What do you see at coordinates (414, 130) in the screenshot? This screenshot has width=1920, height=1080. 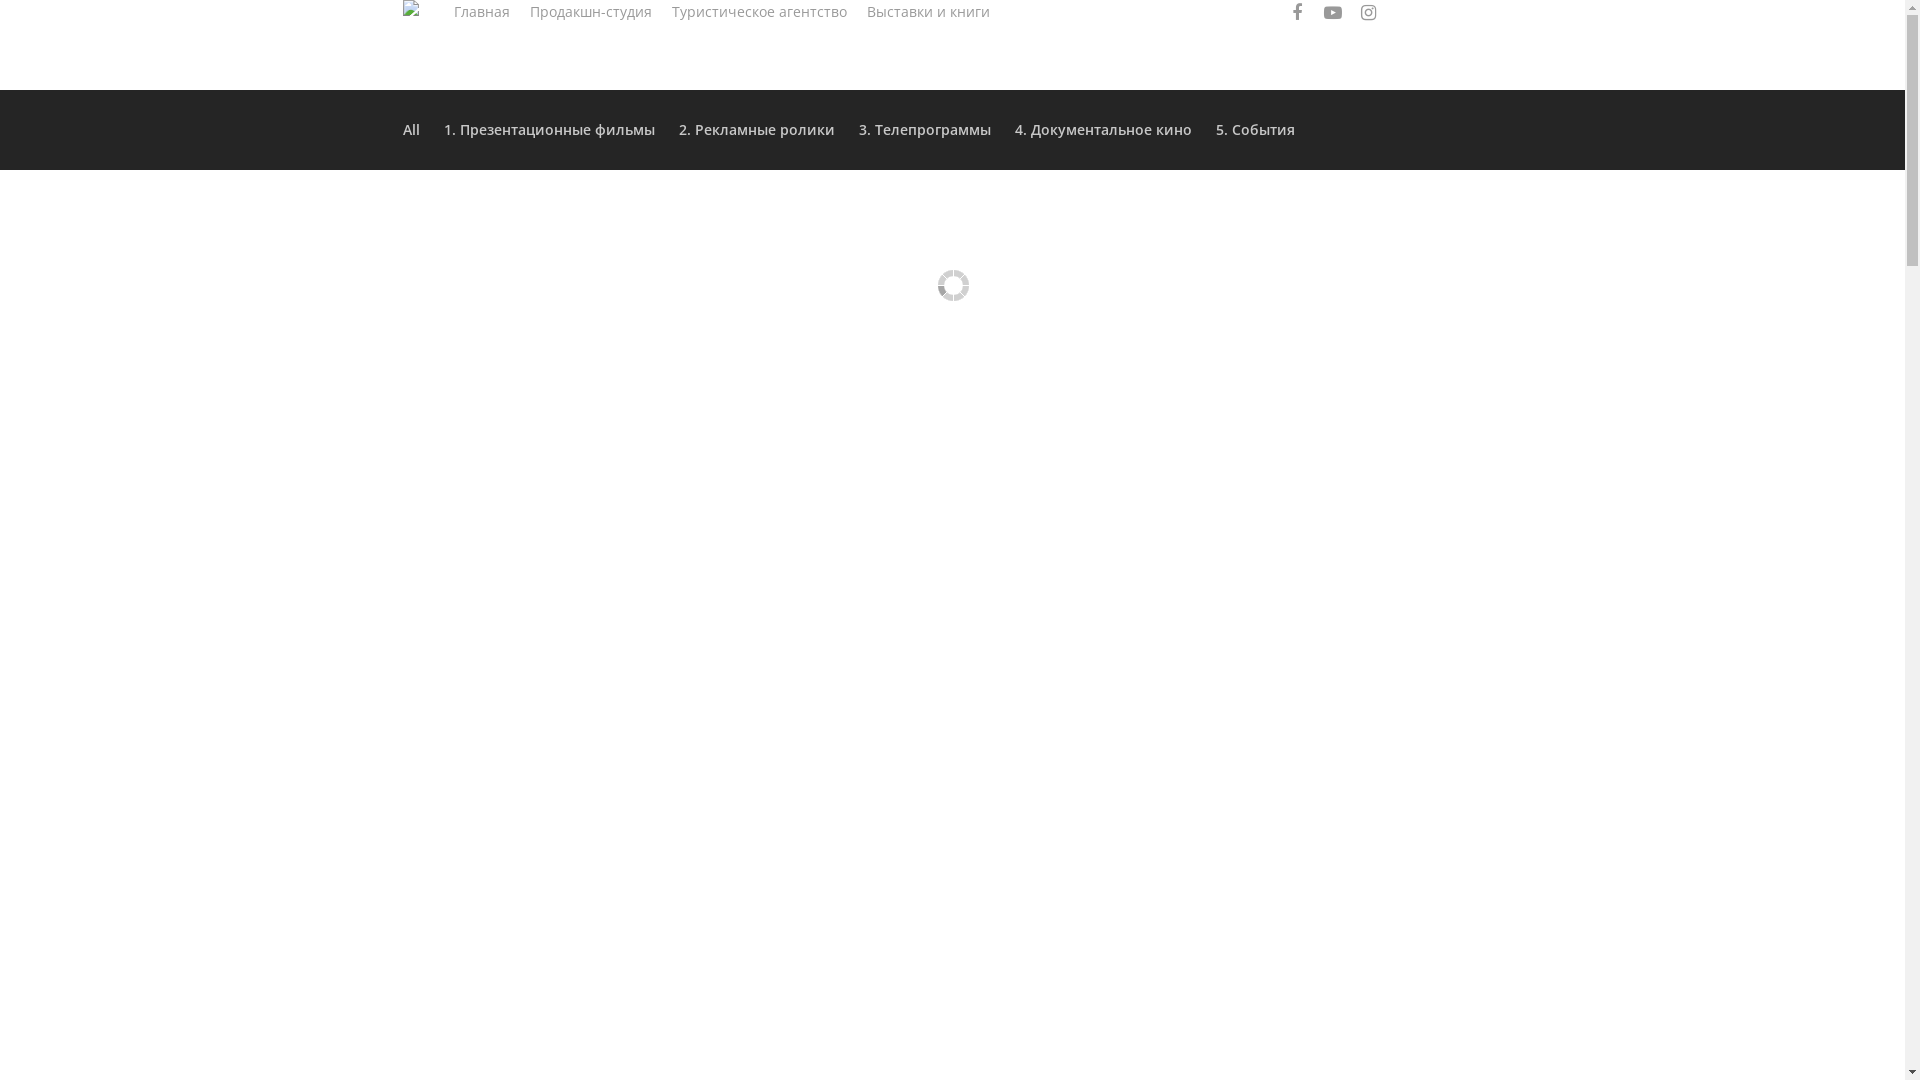 I see `'All'` at bounding box center [414, 130].